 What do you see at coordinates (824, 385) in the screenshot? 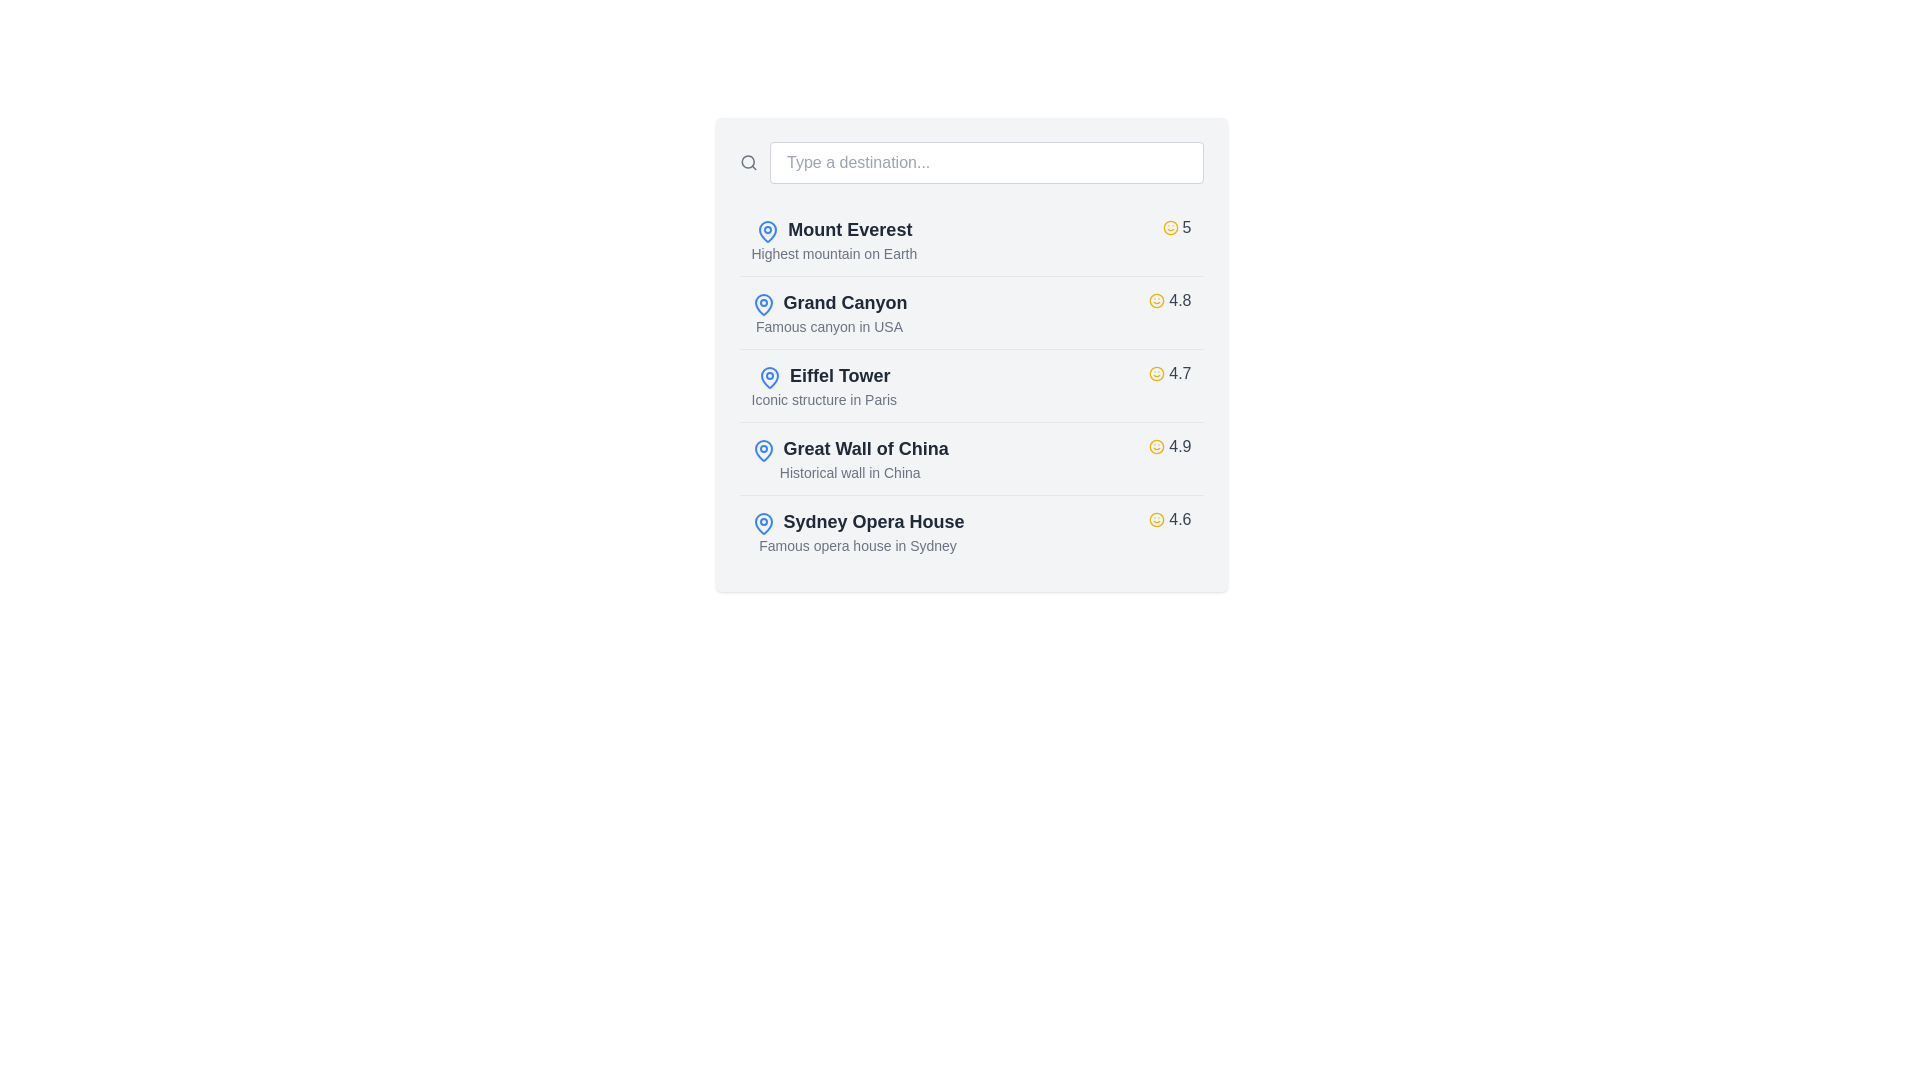
I see `the blue map pin icon of the destination titled 'Eiffel Tower'` at bounding box center [824, 385].